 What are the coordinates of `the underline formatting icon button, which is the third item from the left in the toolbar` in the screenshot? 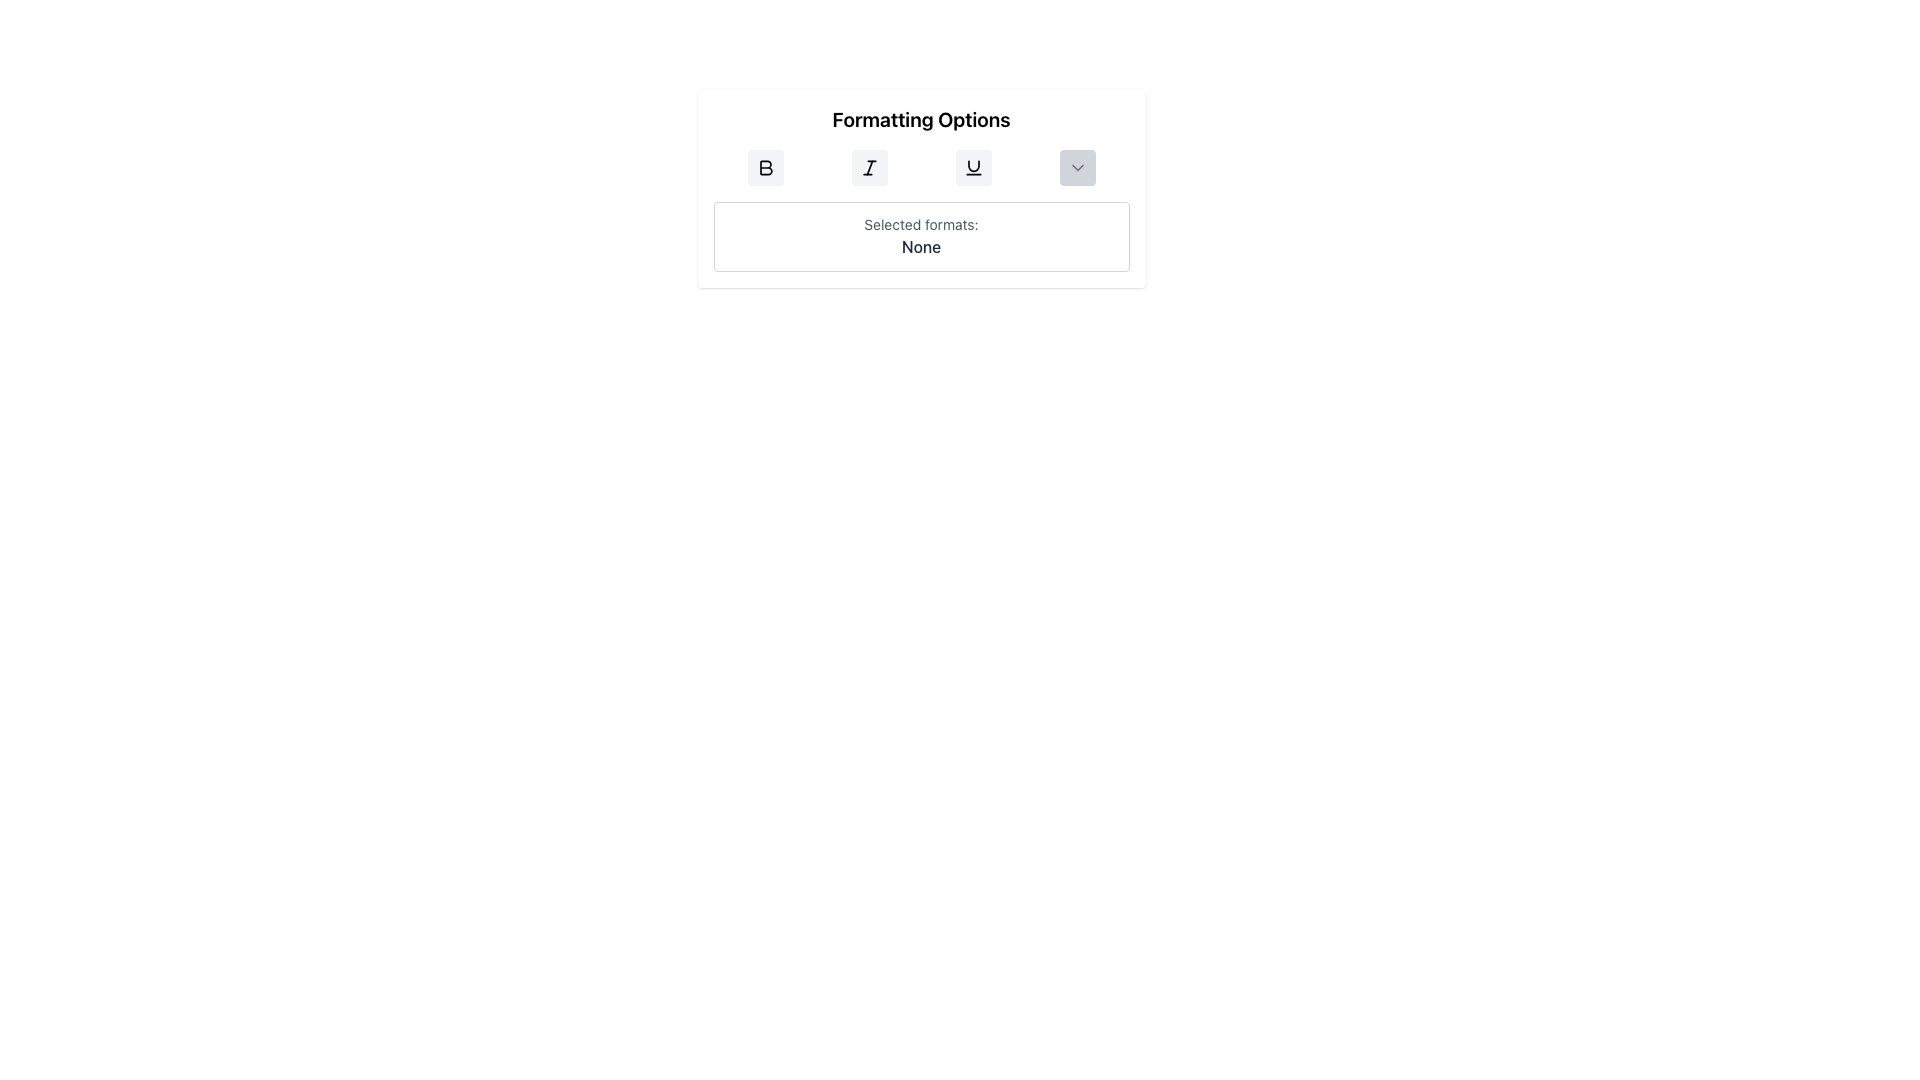 It's located at (973, 167).